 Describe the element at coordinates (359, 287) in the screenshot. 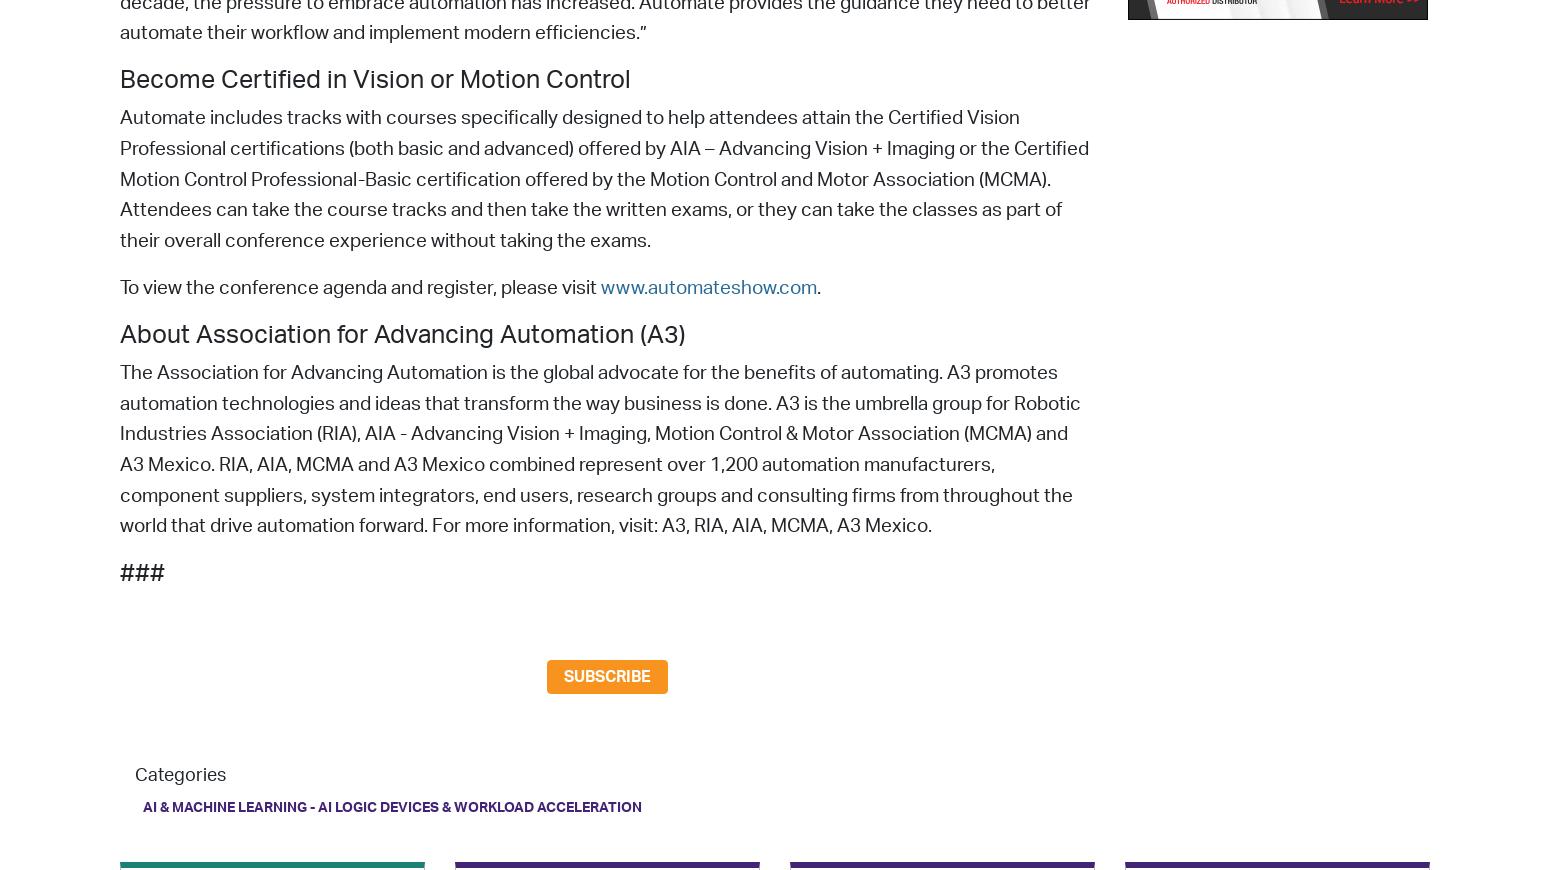

I see `'To view the conference agenda and register, please visit'` at that location.